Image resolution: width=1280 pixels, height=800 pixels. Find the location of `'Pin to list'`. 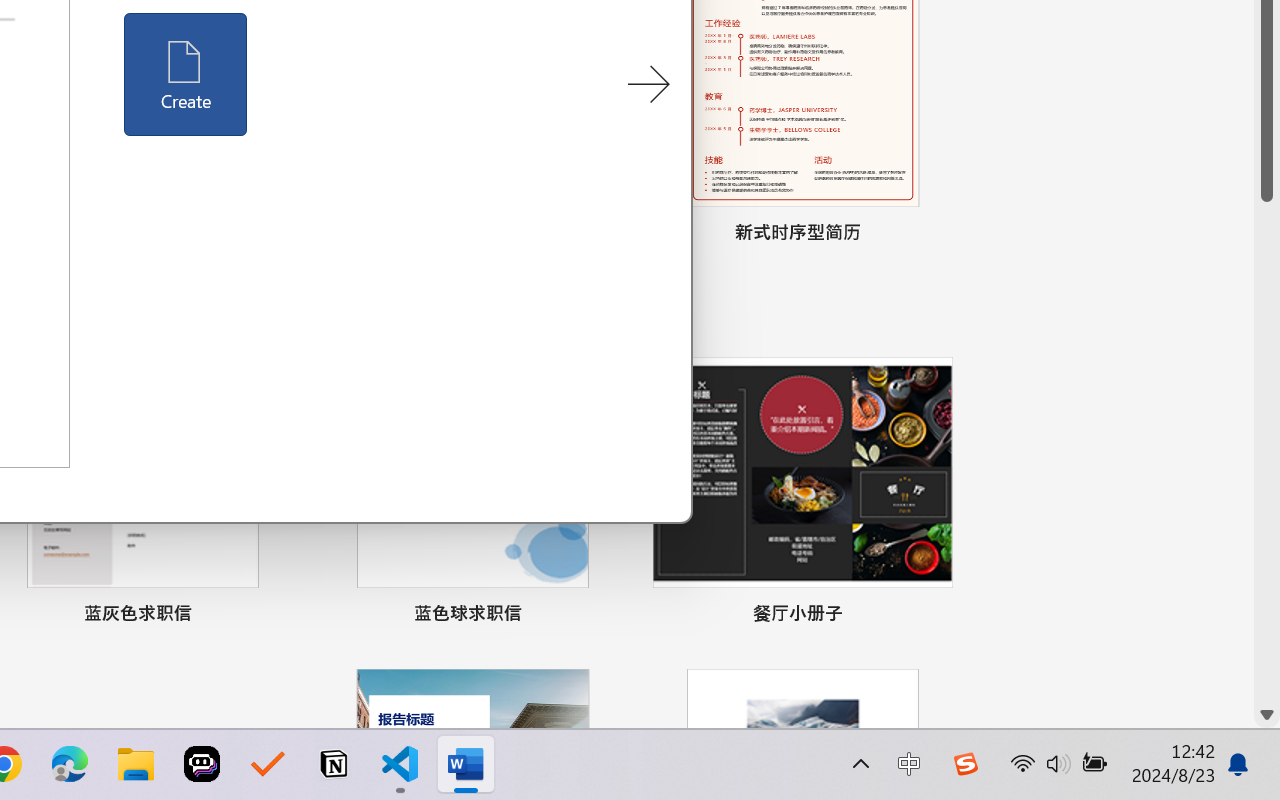

'Pin to list' is located at coordinates (933, 616).